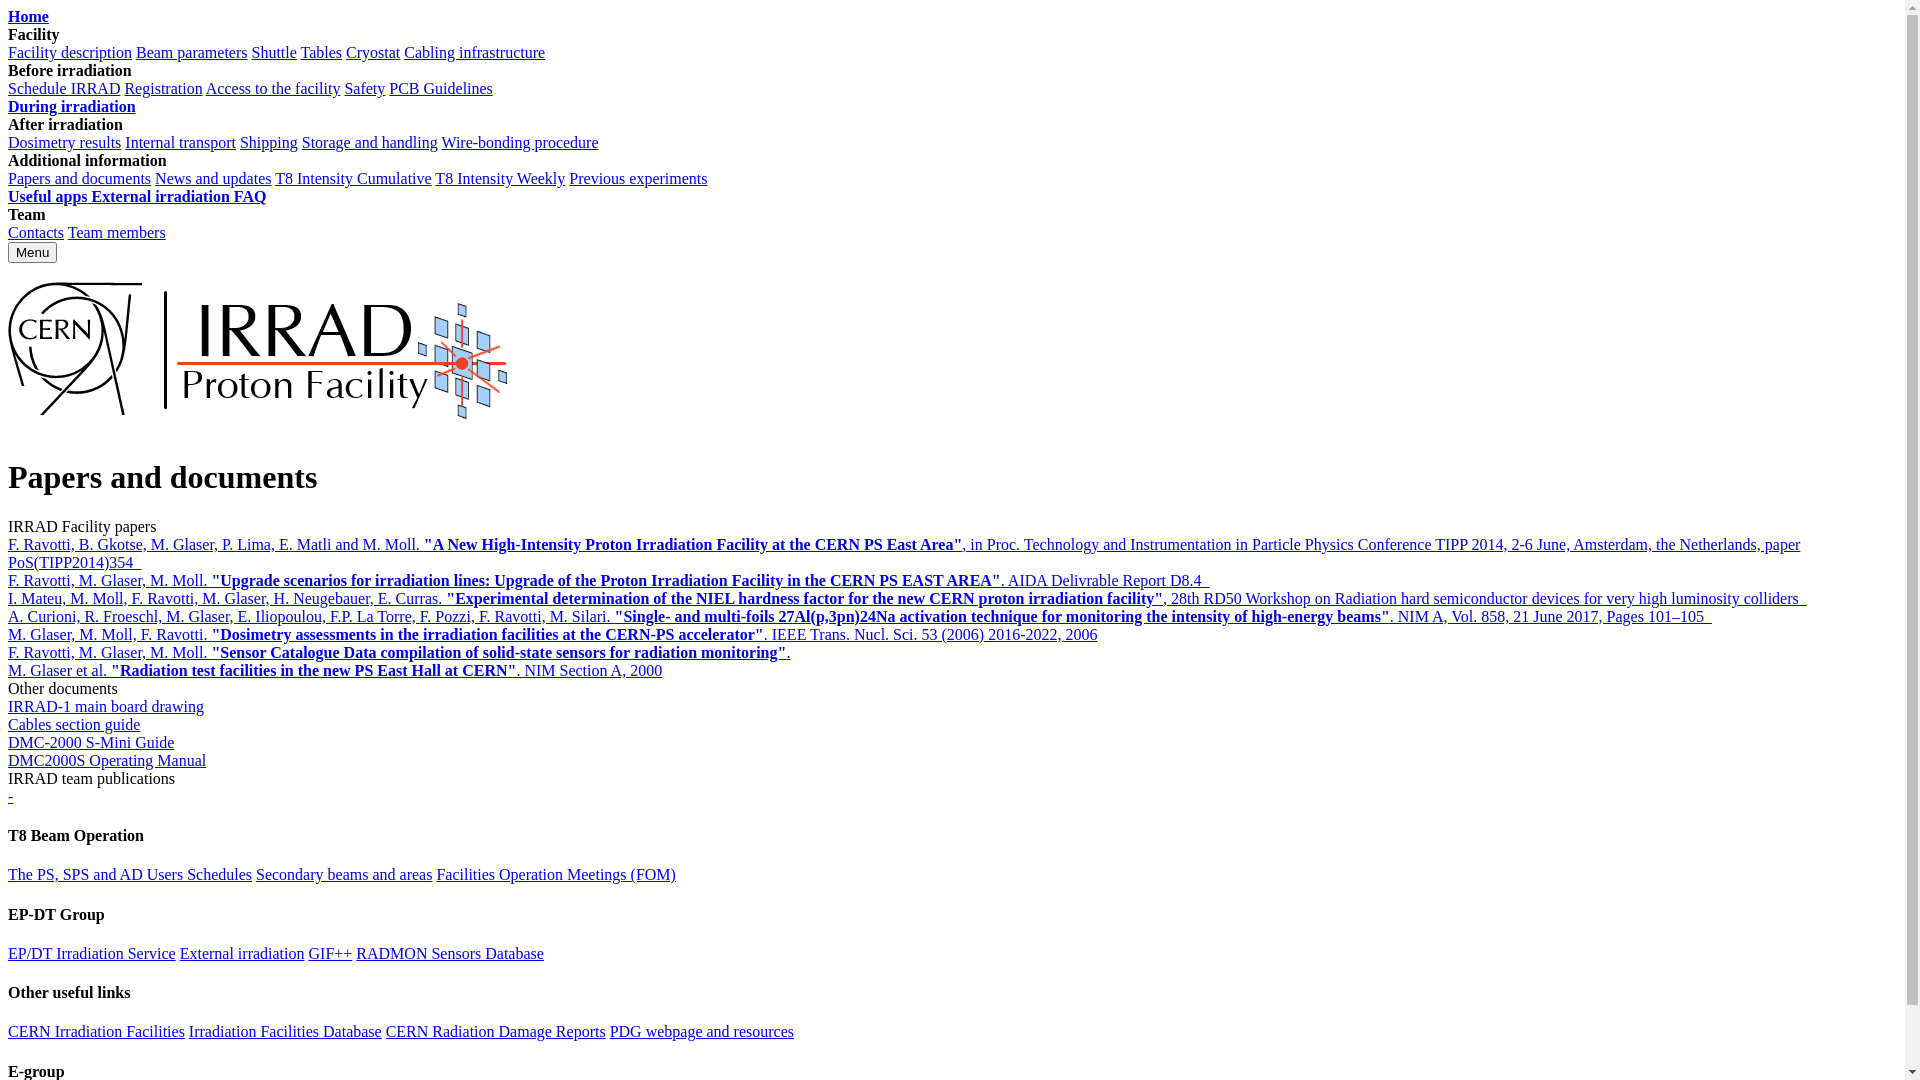  I want to click on 'Schedule IRRAD', so click(8, 87).